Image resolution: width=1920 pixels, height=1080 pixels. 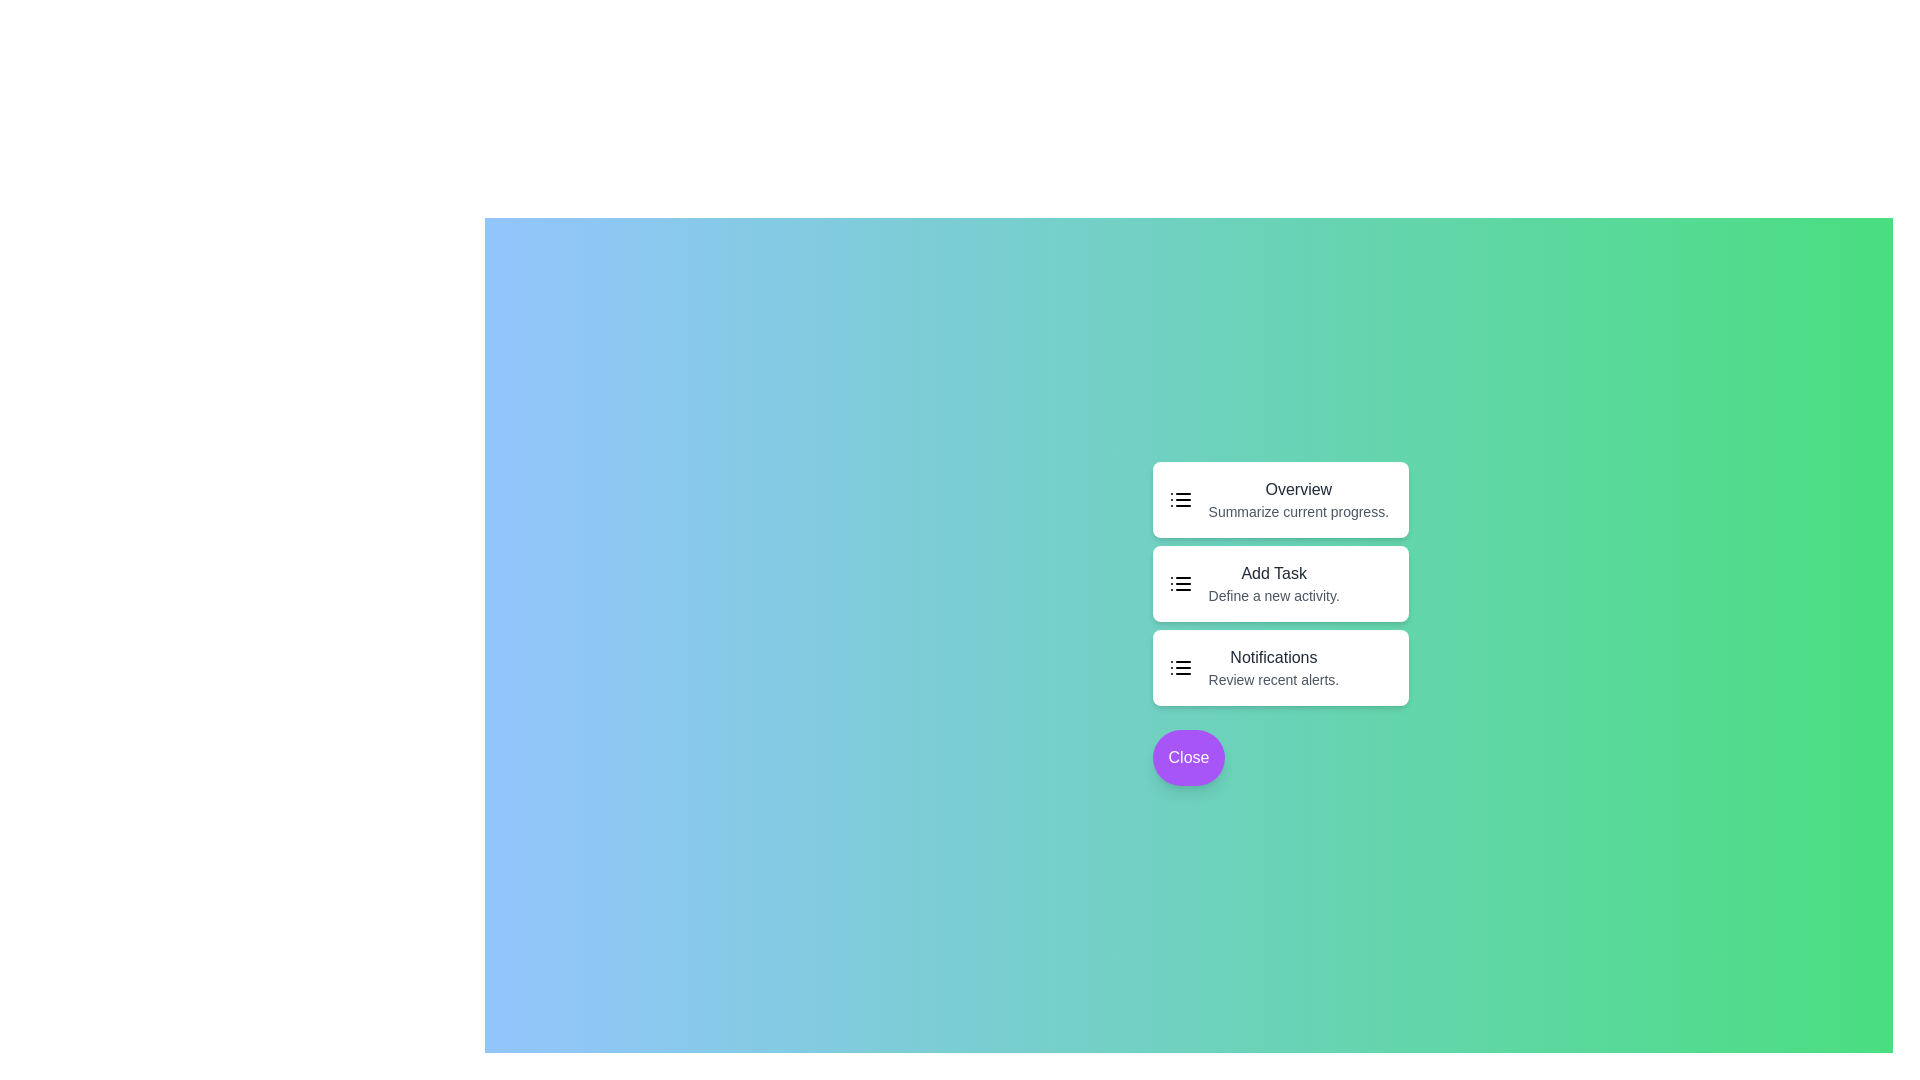 I want to click on the 'Add Task' option to initiate the action, so click(x=1280, y=583).